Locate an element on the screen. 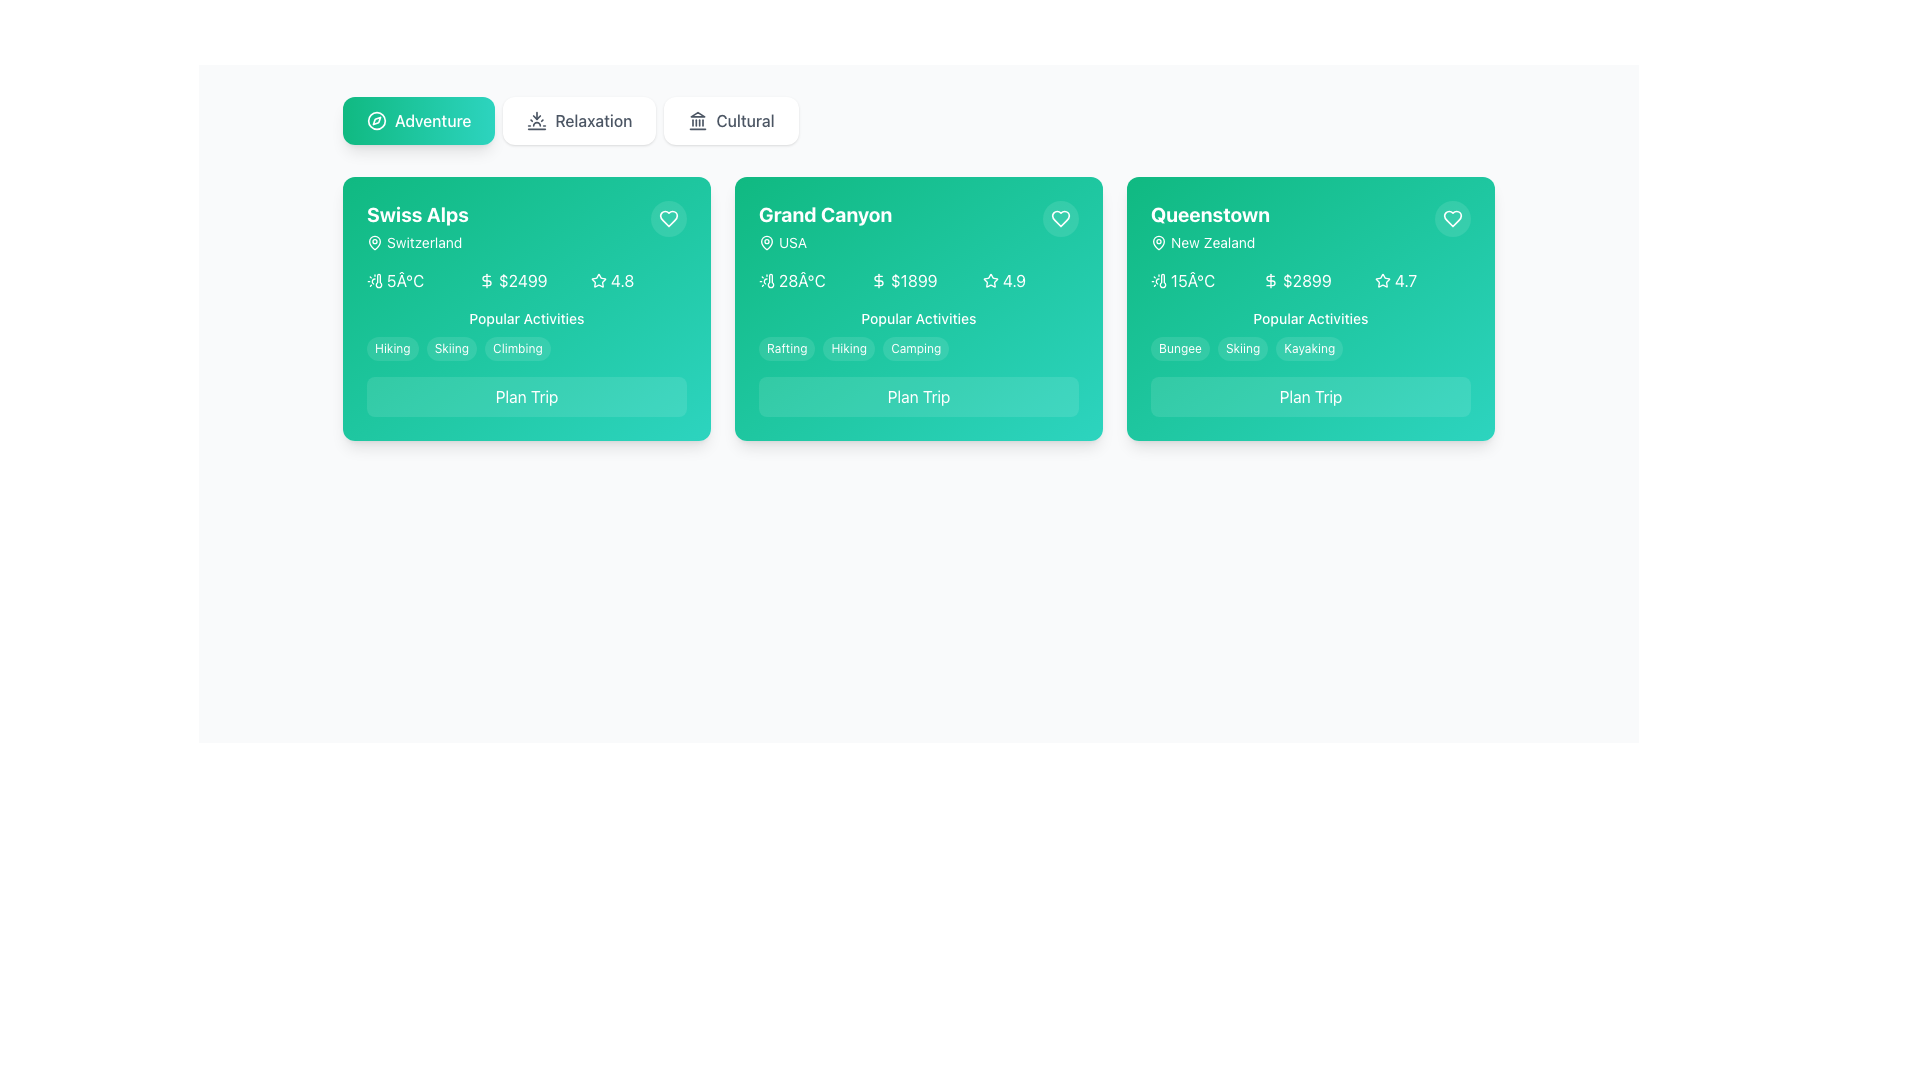  the informational text label displaying the average rating for the 'Queenstown' trip located in the third column of the trip card is located at coordinates (1405, 281).